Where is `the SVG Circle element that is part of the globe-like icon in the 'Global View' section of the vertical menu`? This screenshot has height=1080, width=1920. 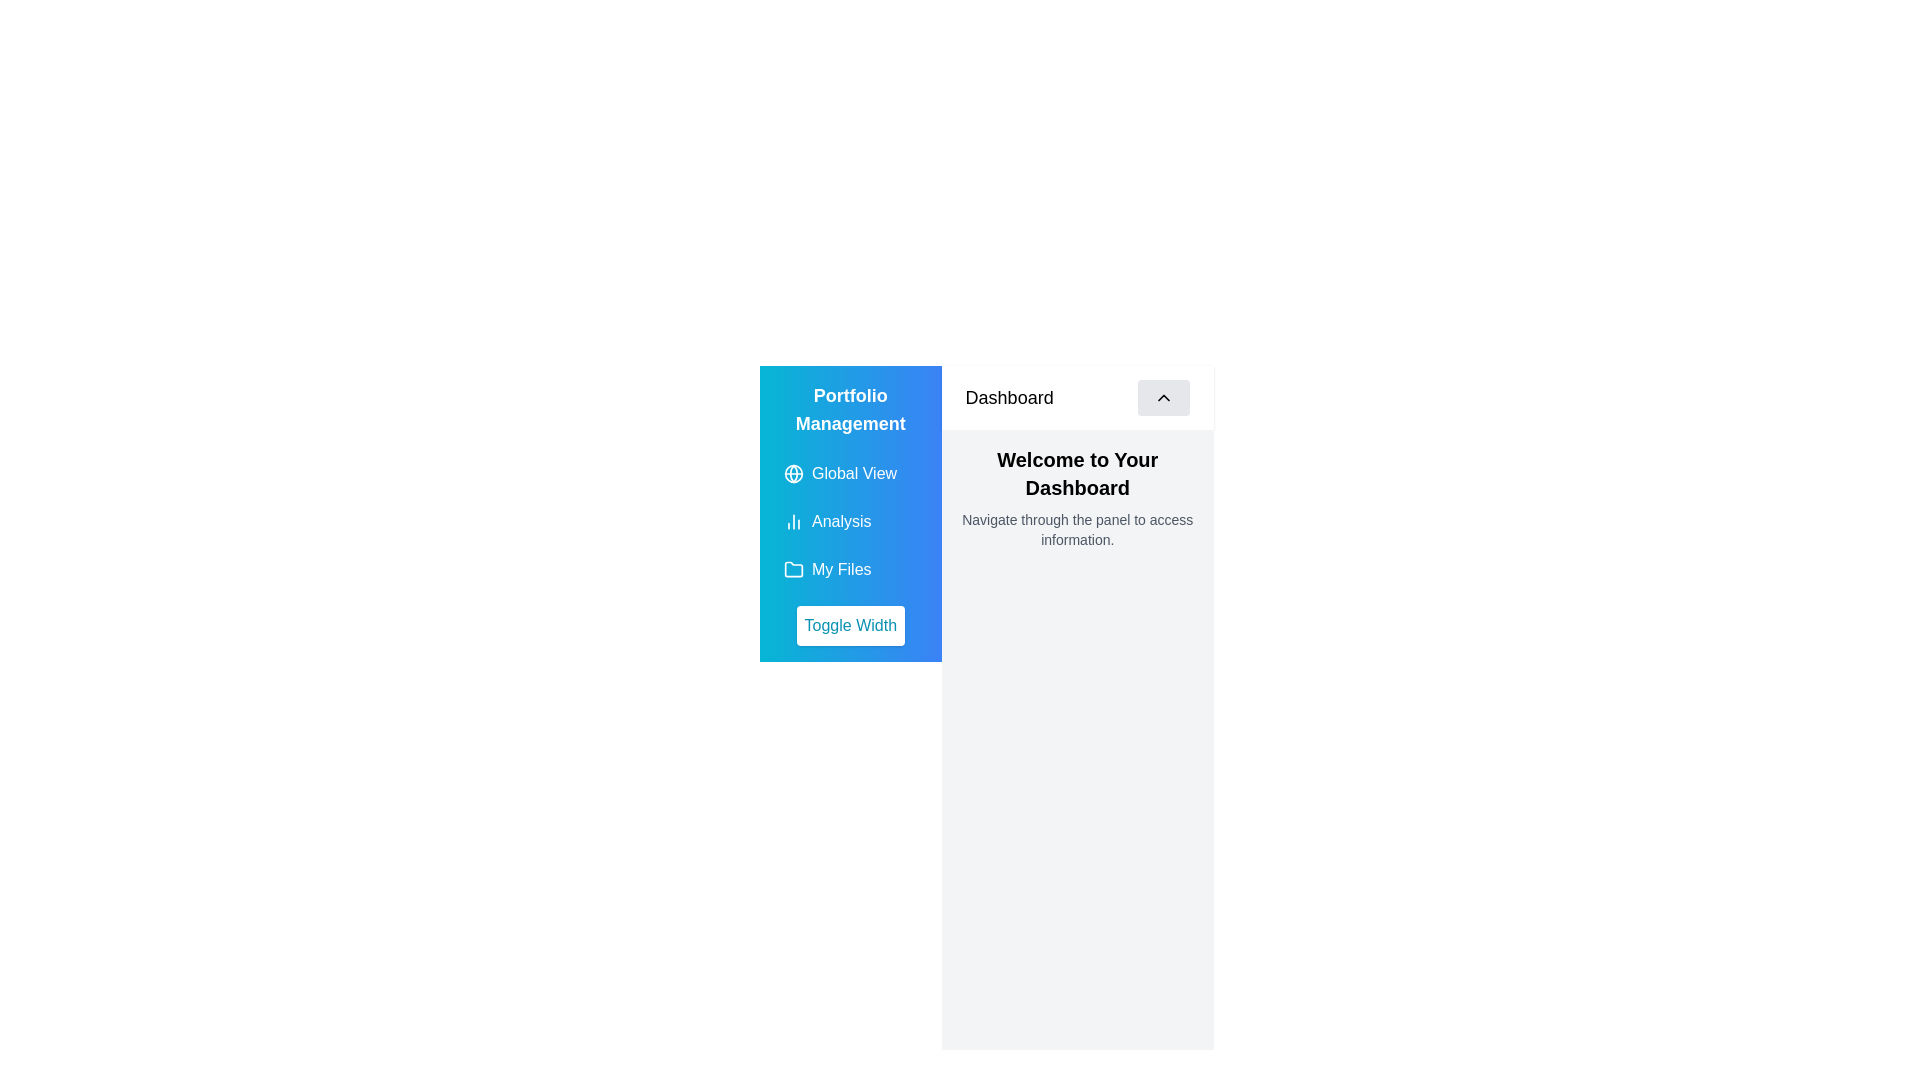
the SVG Circle element that is part of the globe-like icon in the 'Global View' section of the vertical menu is located at coordinates (792, 474).